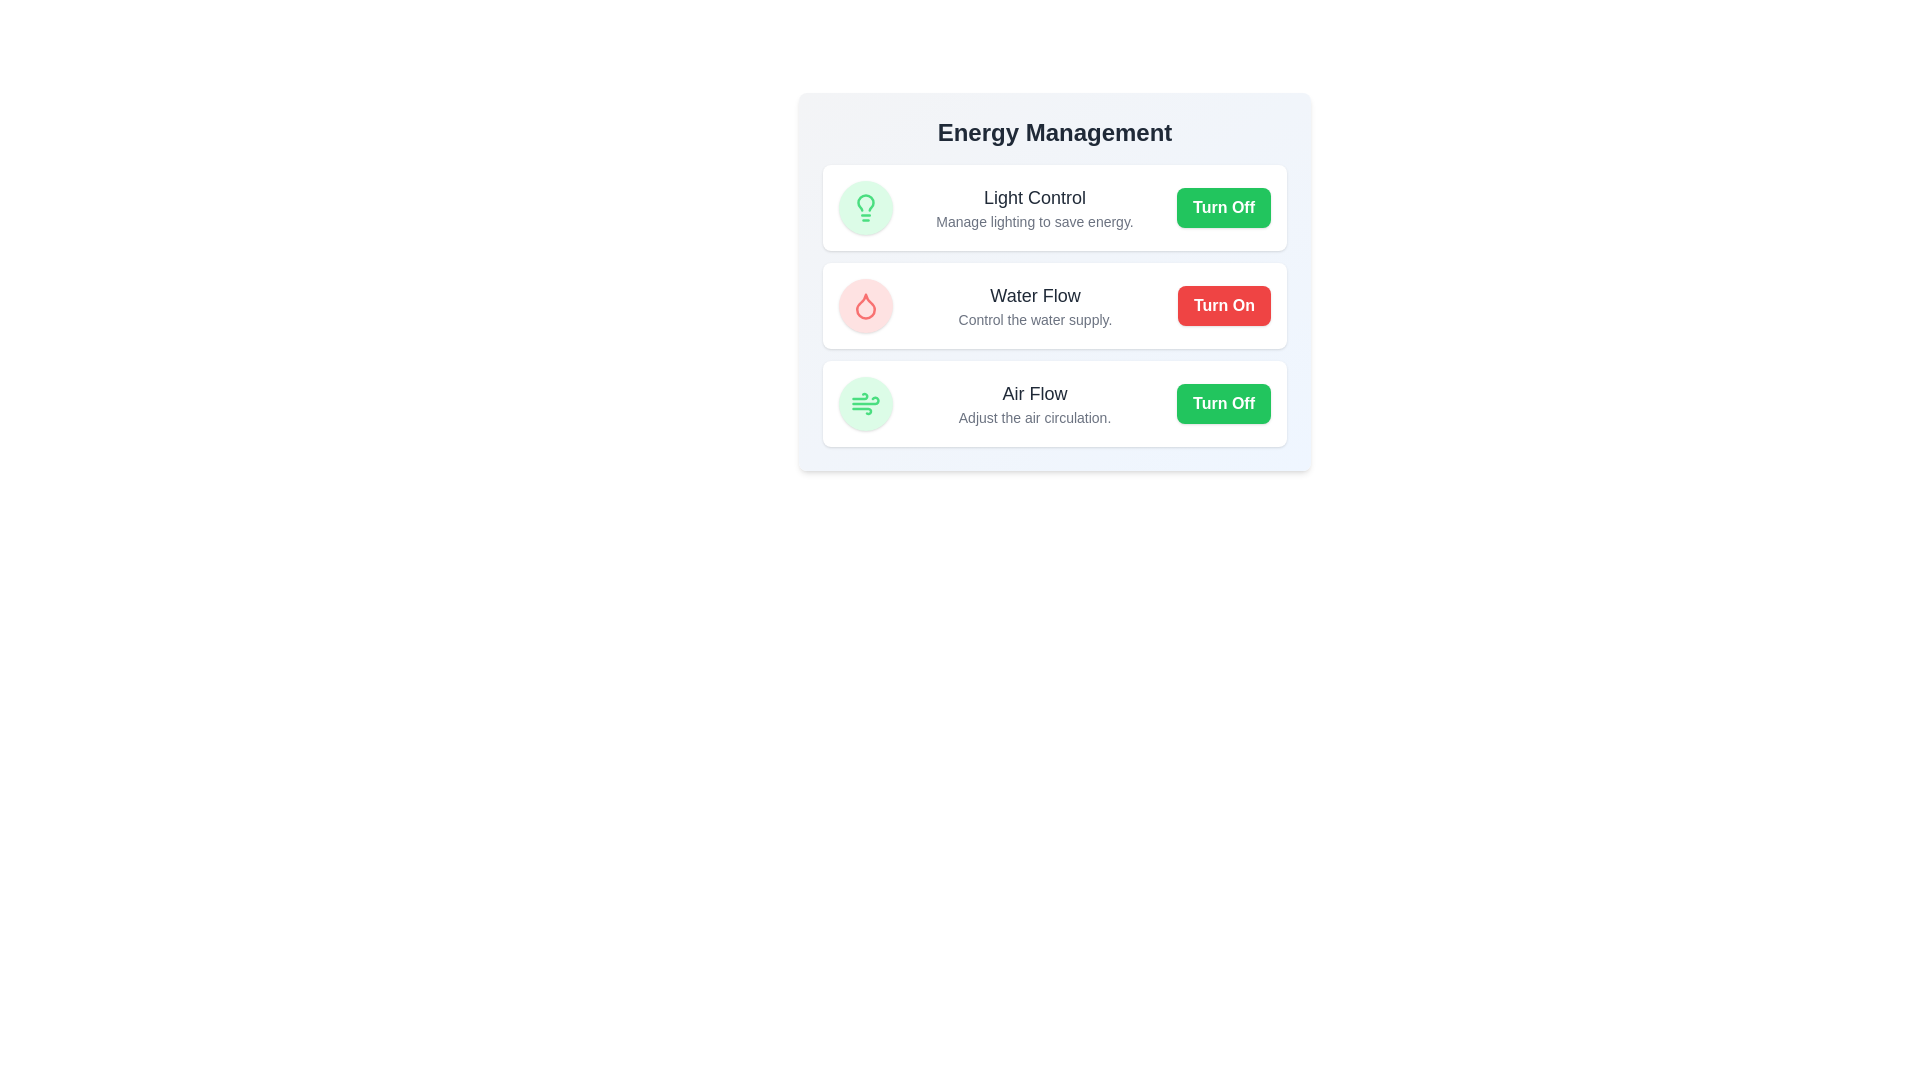 The image size is (1920, 1080). What do you see at coordinates (865, 404) in the screenshot?
I see `the air circulation settings icon located in the 'Air Flow' section on the left side of the card layout` at bounding box center [865, 404].